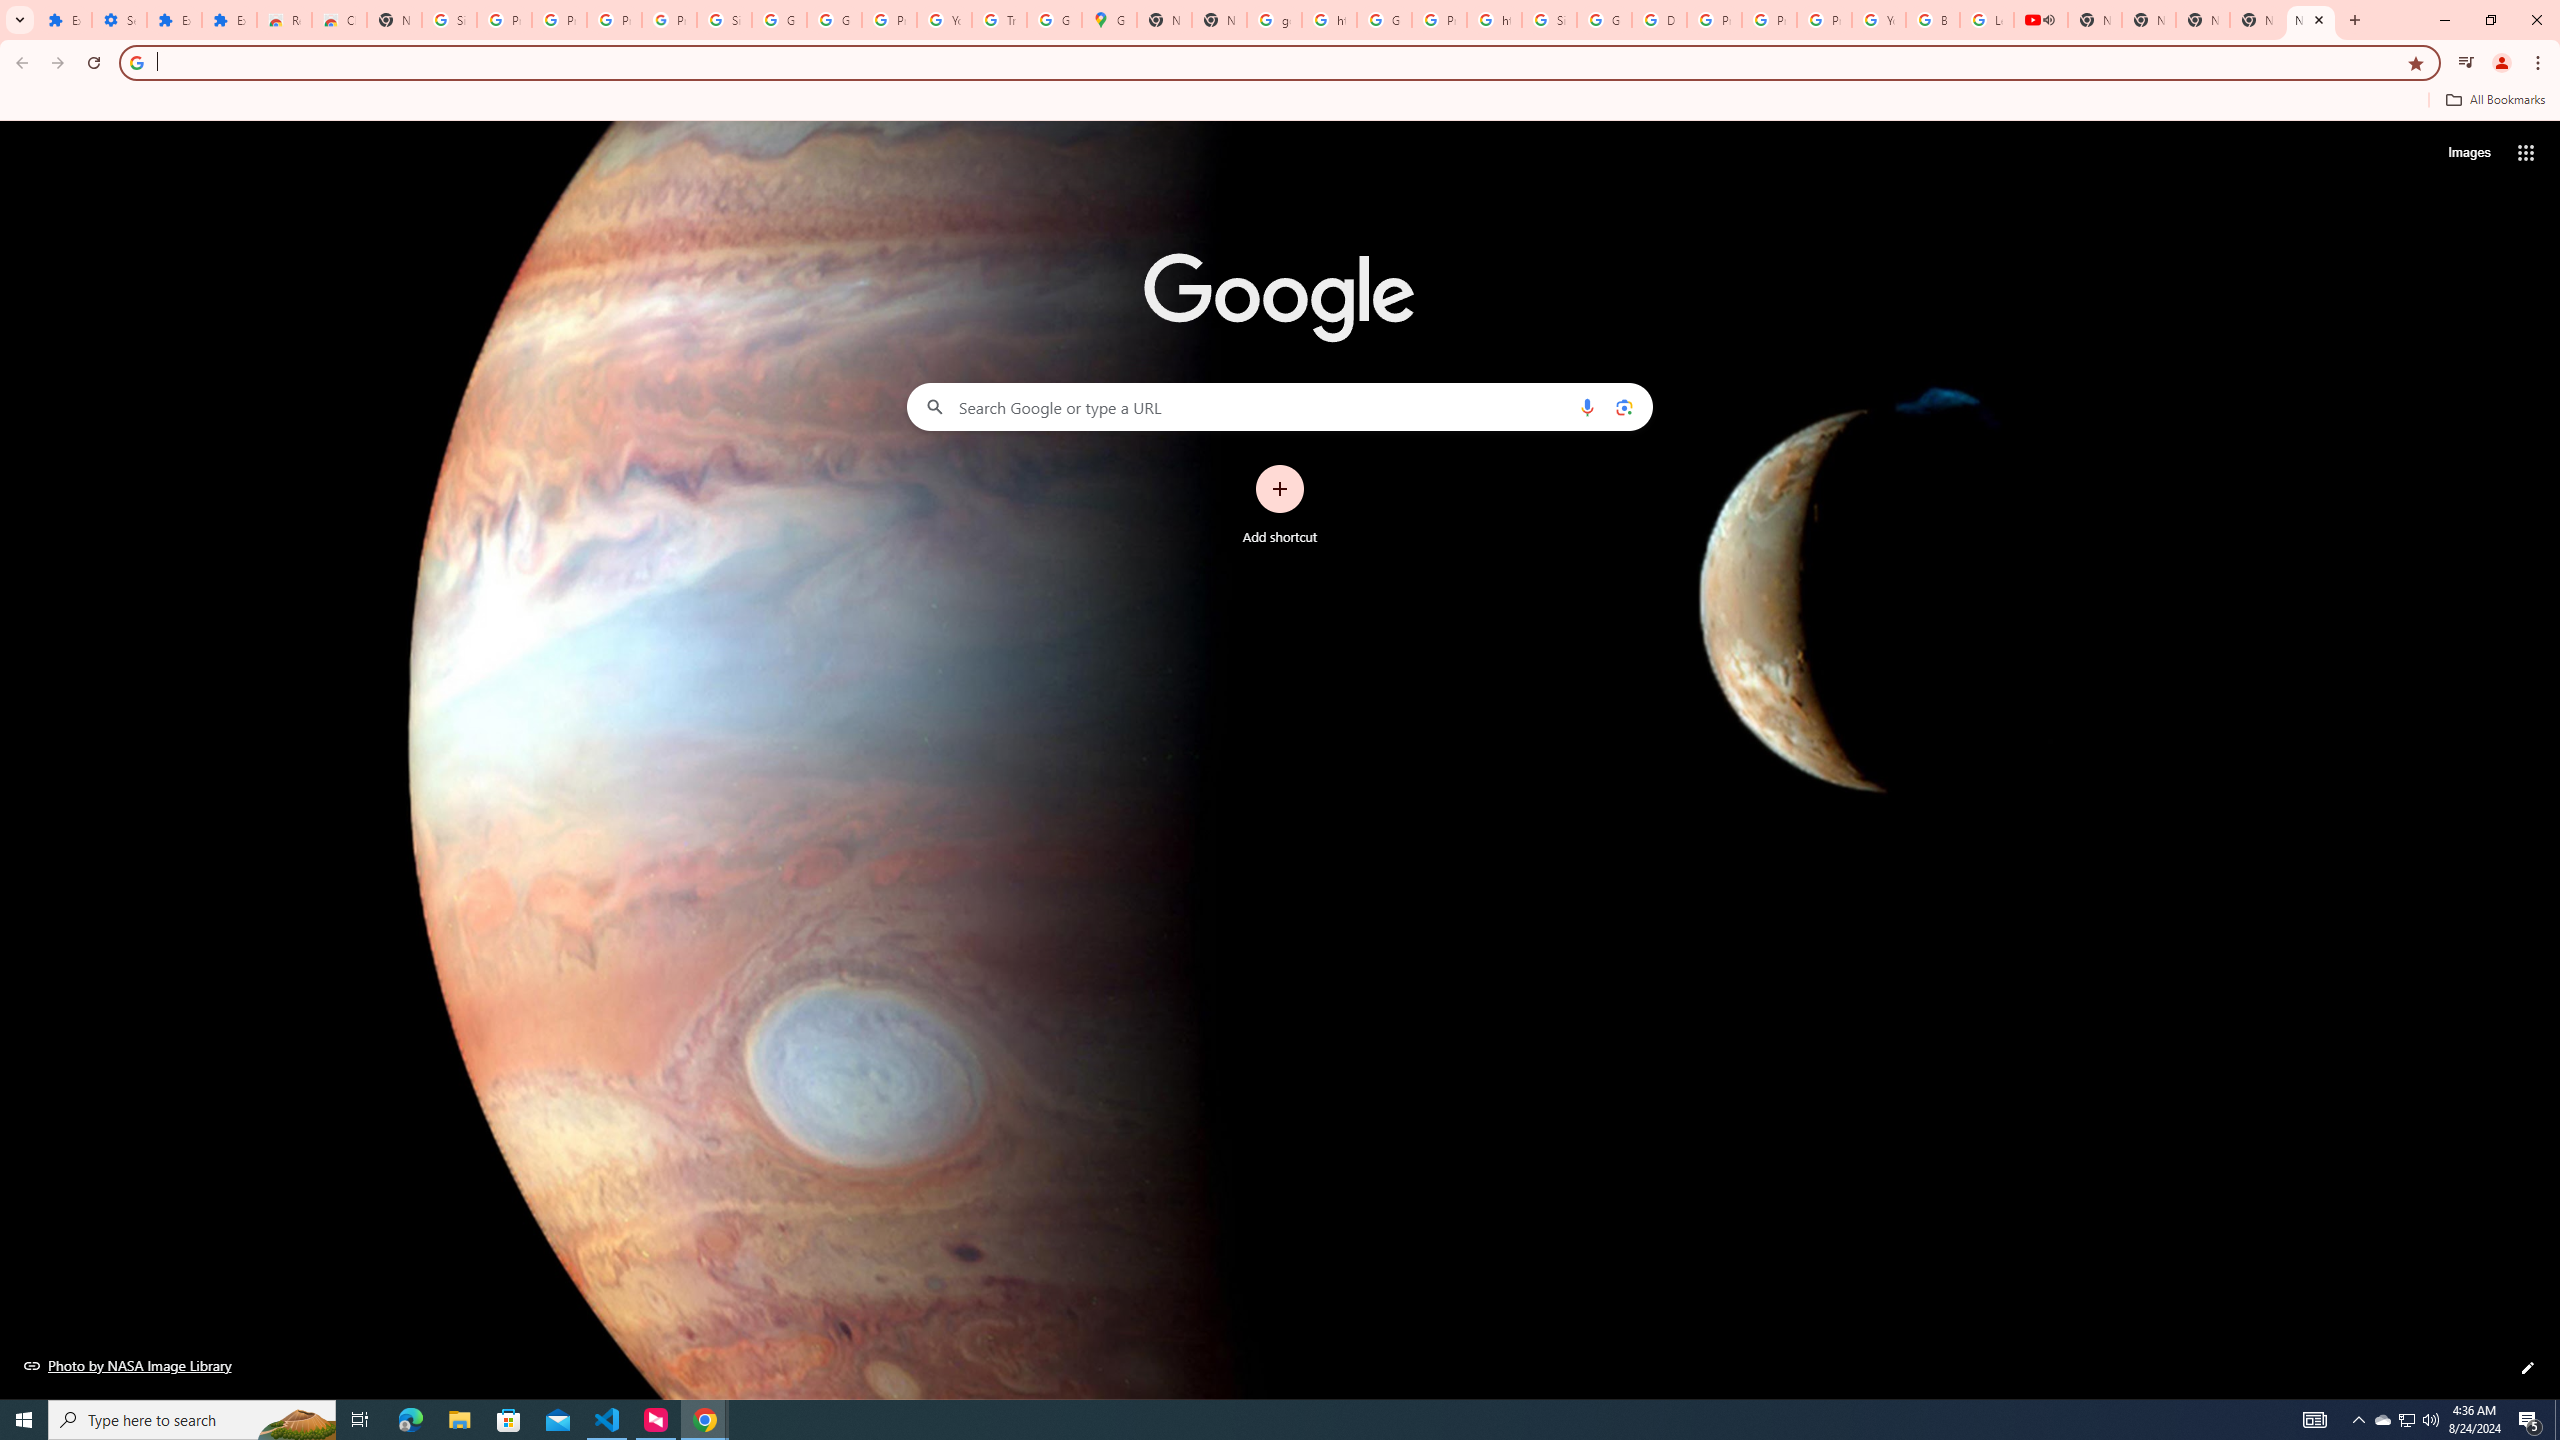  What do you see at coordinates (1768, 19) in the screenshot?
I see `'Privacy Help Center - Policies Help'` at bounding box center [1768, 19].